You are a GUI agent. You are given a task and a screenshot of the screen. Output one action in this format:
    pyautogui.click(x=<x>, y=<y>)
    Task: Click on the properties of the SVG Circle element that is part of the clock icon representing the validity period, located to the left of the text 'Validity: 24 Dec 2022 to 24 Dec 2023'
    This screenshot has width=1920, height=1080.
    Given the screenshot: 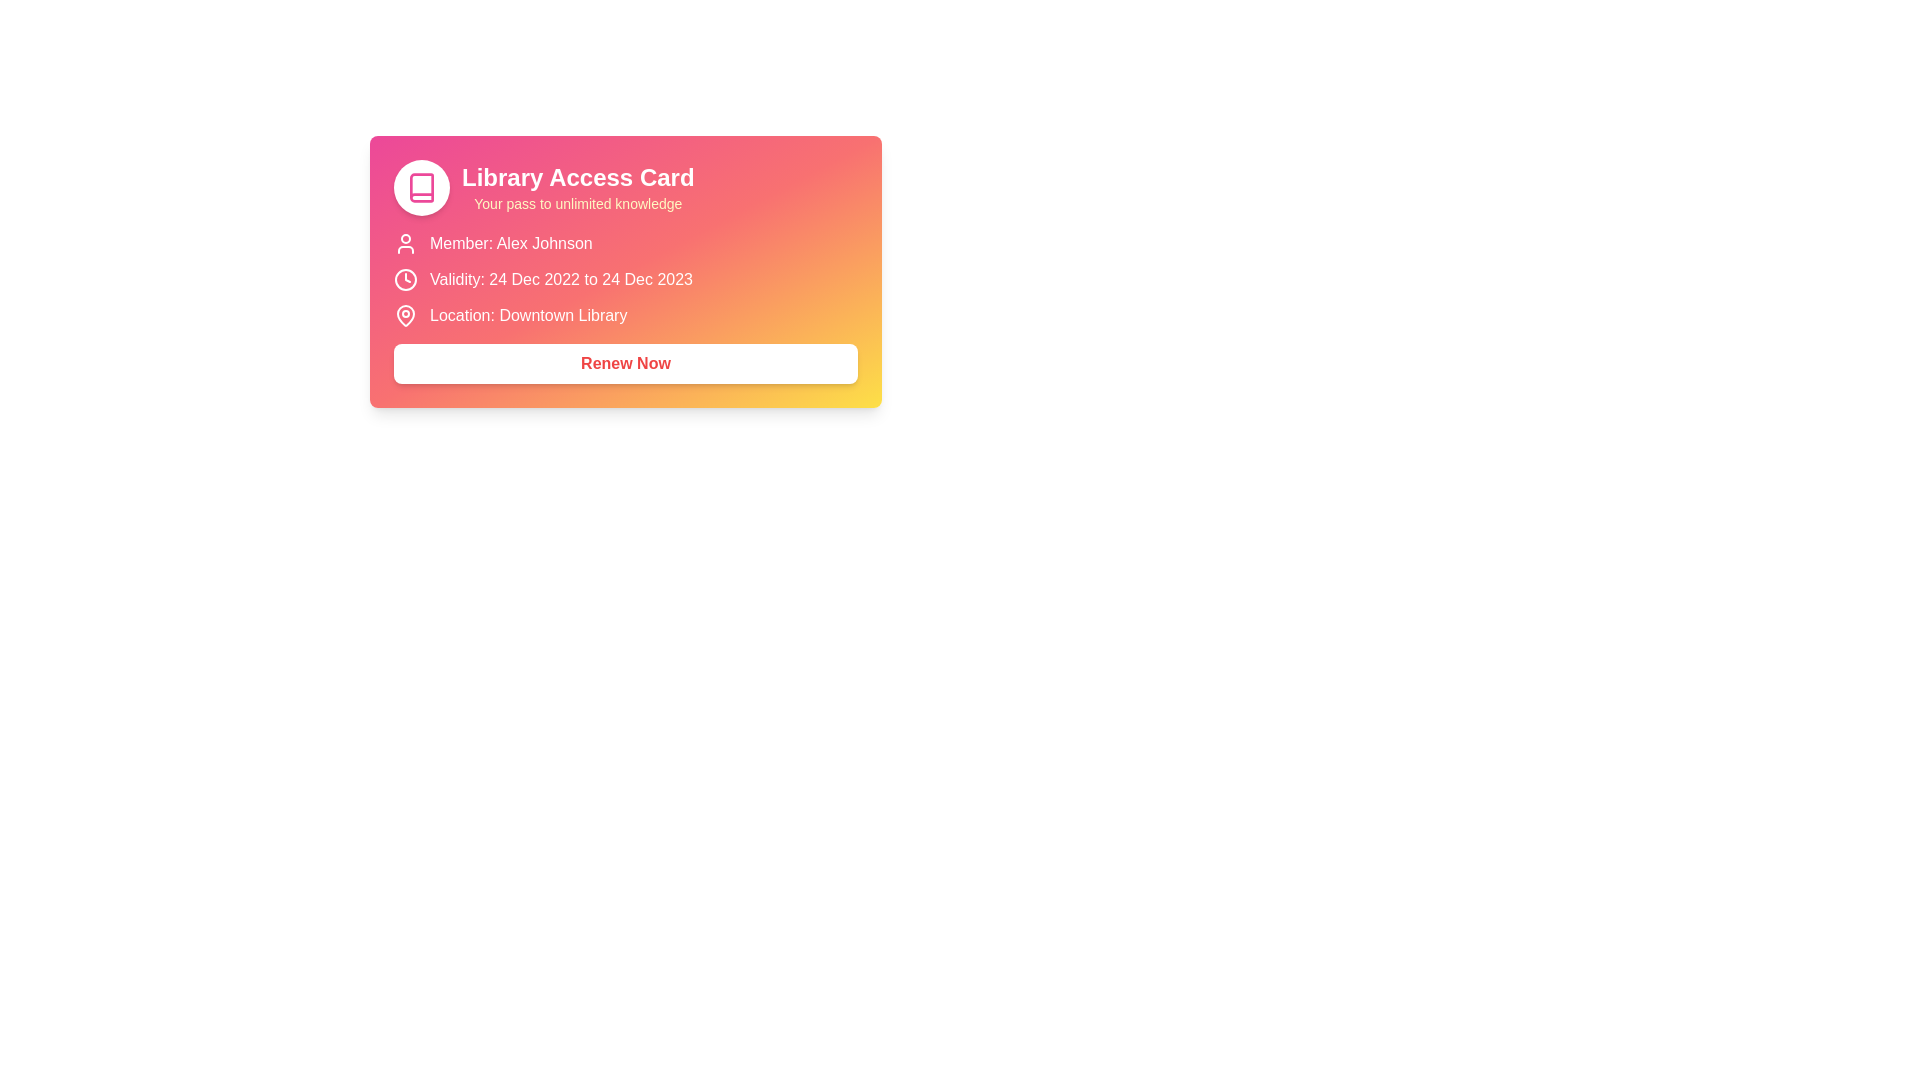 What is the action you would take?
    pyautogui.click(x=405, y=280)
    